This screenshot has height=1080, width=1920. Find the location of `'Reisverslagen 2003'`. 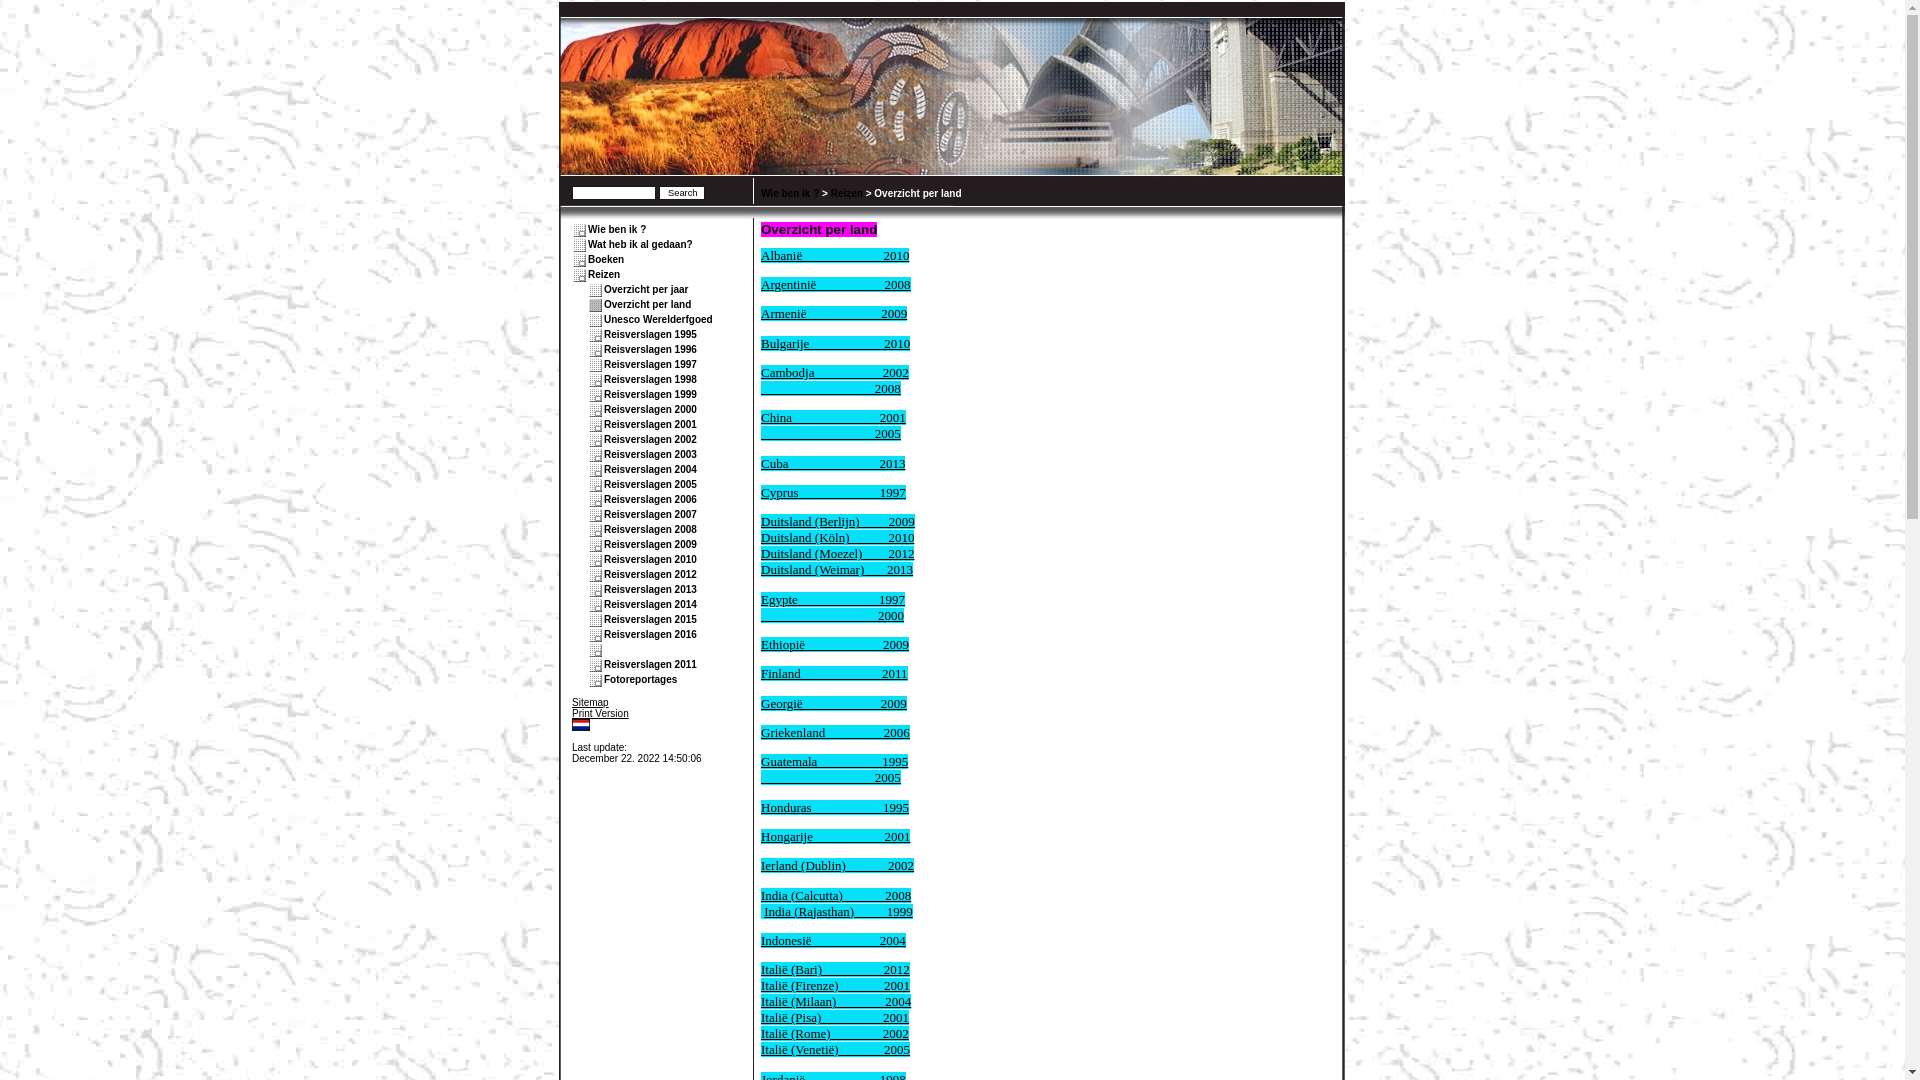

'Reisverslagen 2003' is located at coordinates (650, 454).